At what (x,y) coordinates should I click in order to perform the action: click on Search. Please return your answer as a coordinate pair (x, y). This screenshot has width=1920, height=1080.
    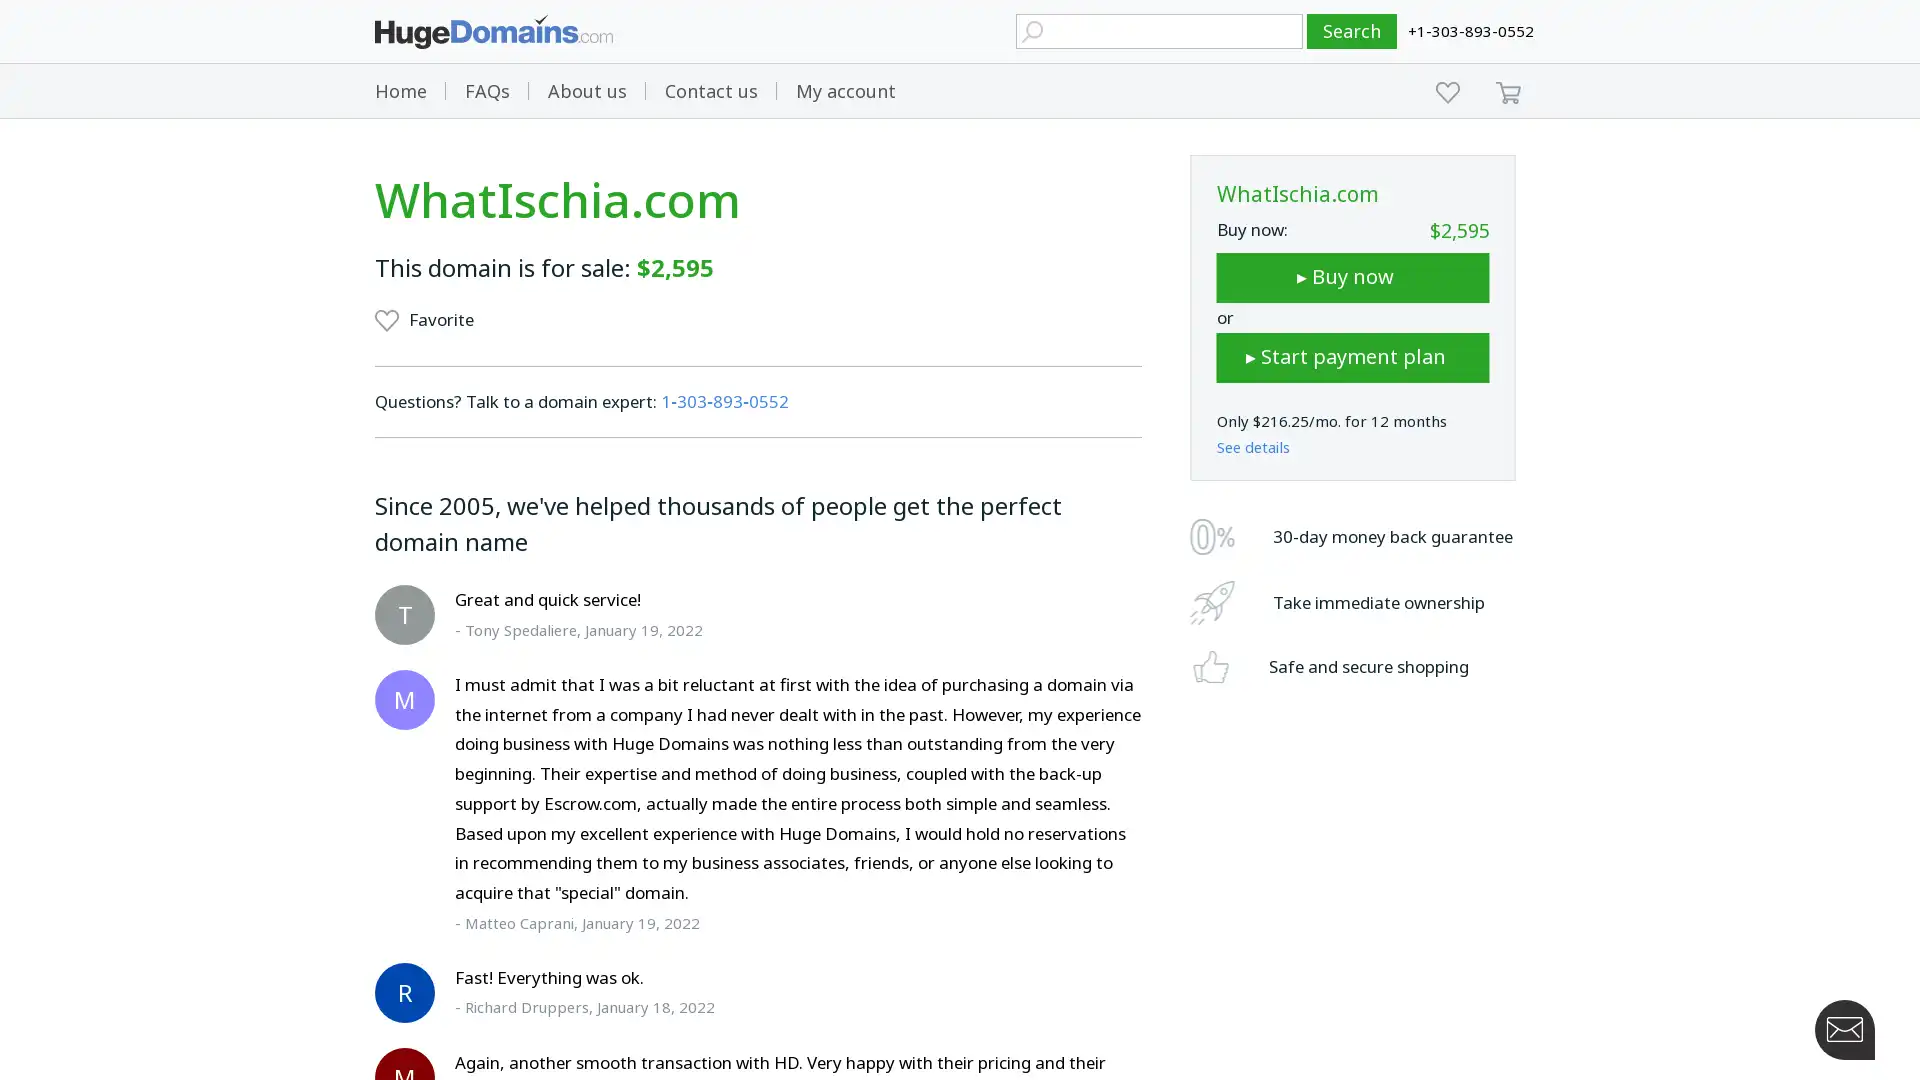
    Looking at the image, I should click on (1352, 31).